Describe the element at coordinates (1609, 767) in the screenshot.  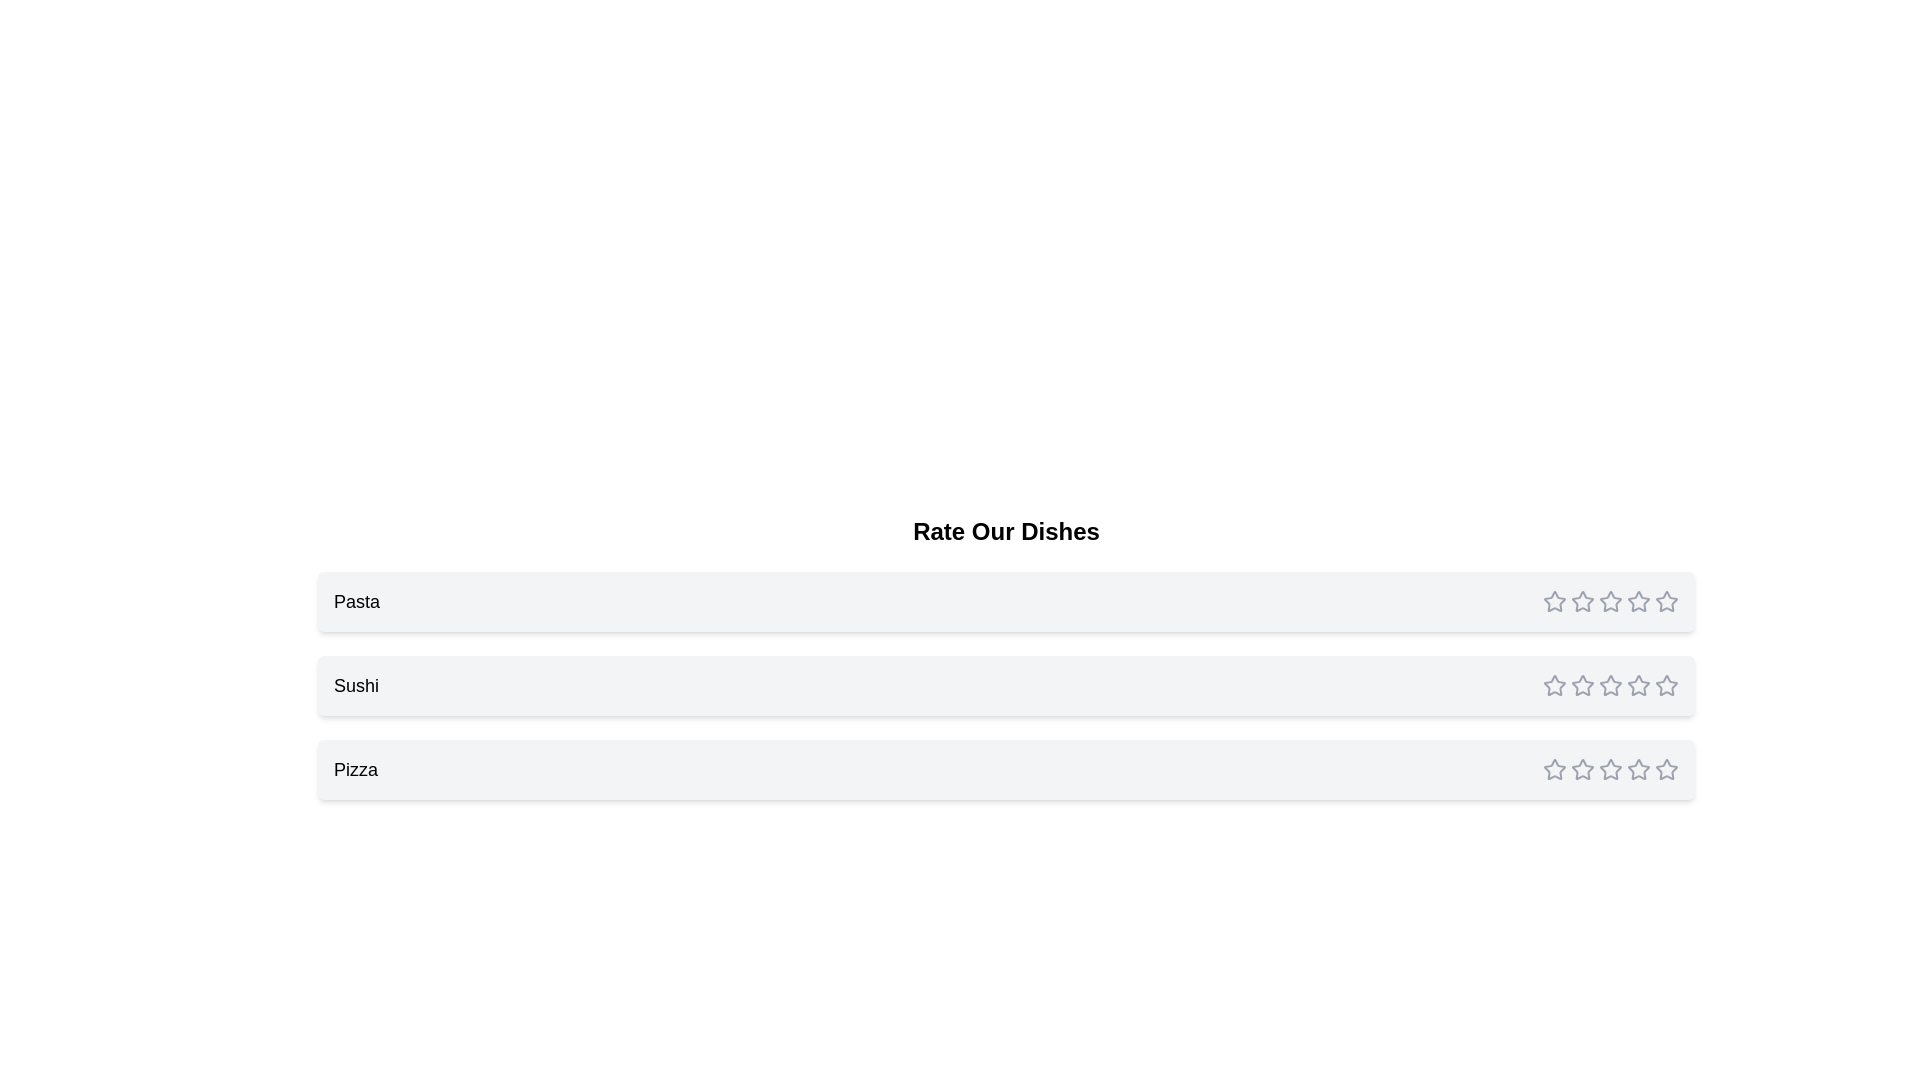
I see `the third rating star icon, which is filled with red color, indicating the selected rating level for the 'Pizza' category` at that location.